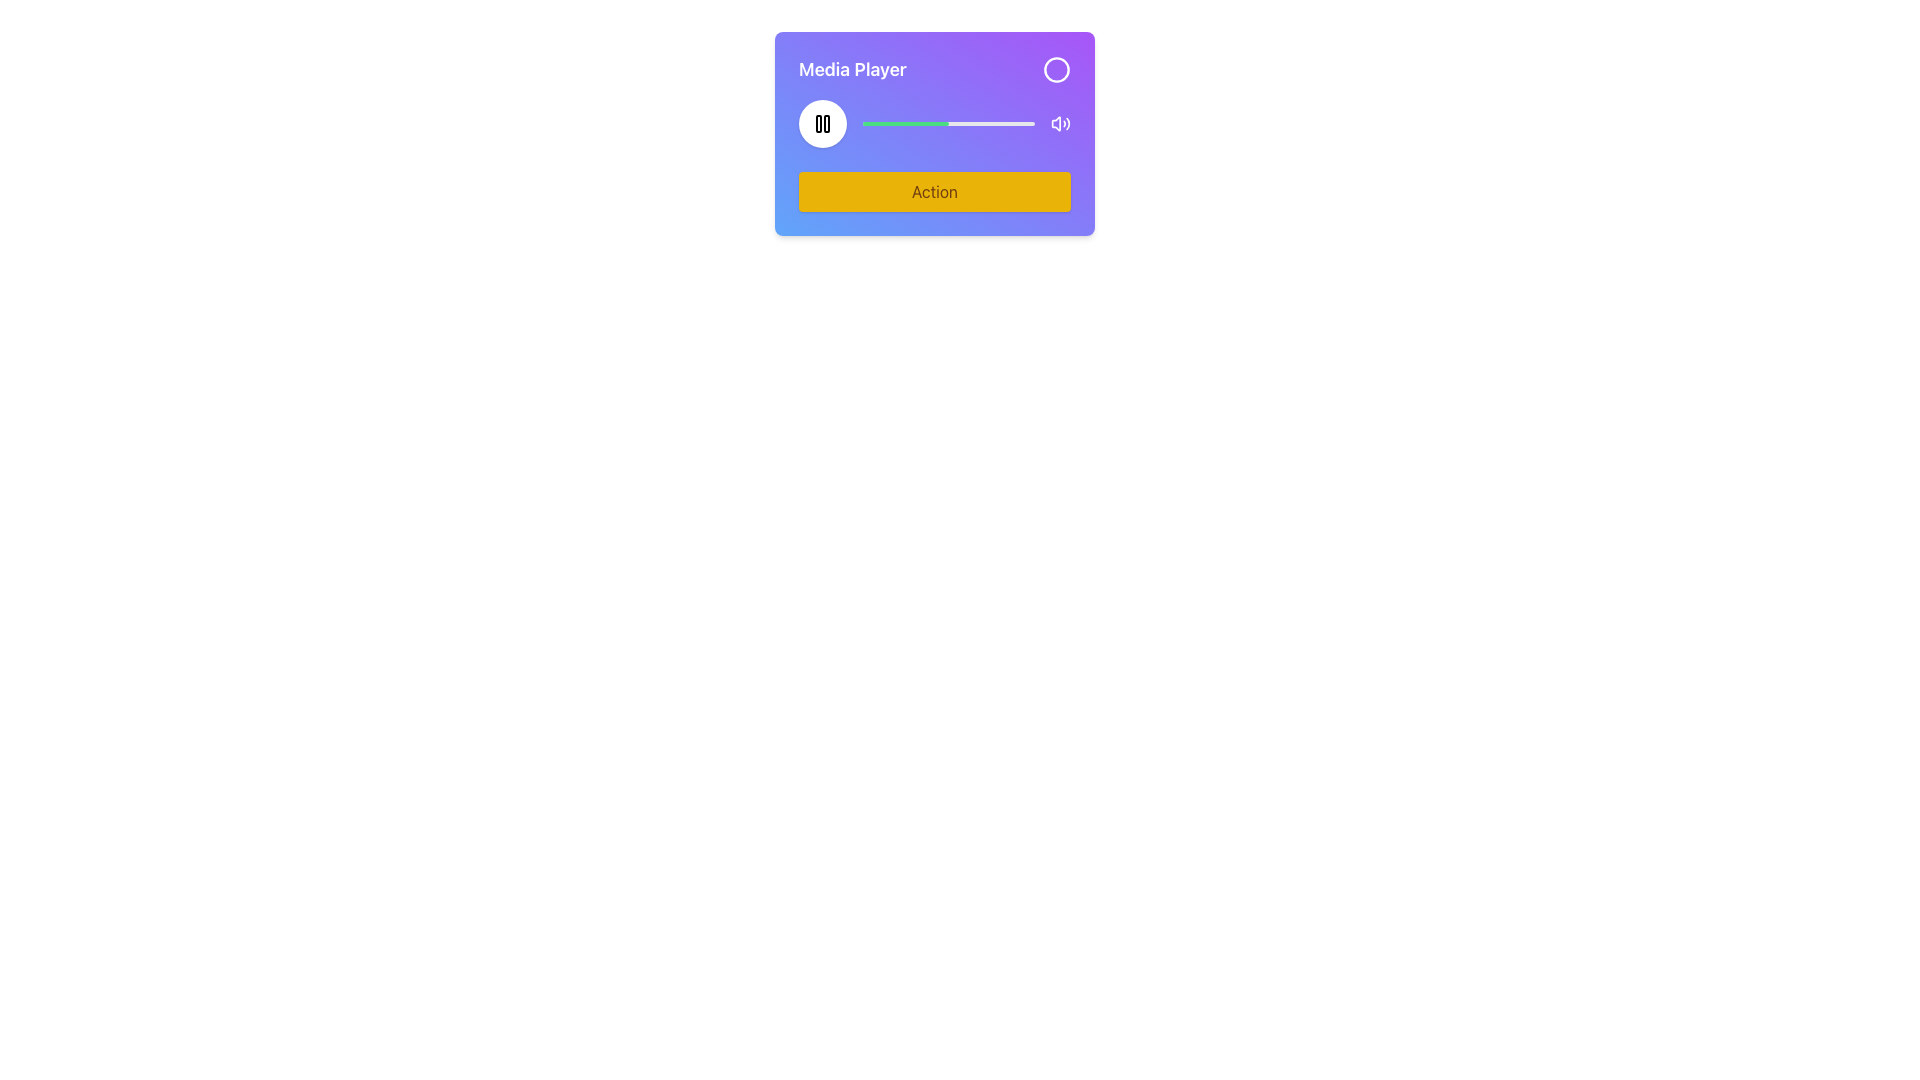 The width and height of the screenshot is (1920, 1080). I want to click on the rightmost vertical bar of the pause icon in the media player controls, so click(826, 123).